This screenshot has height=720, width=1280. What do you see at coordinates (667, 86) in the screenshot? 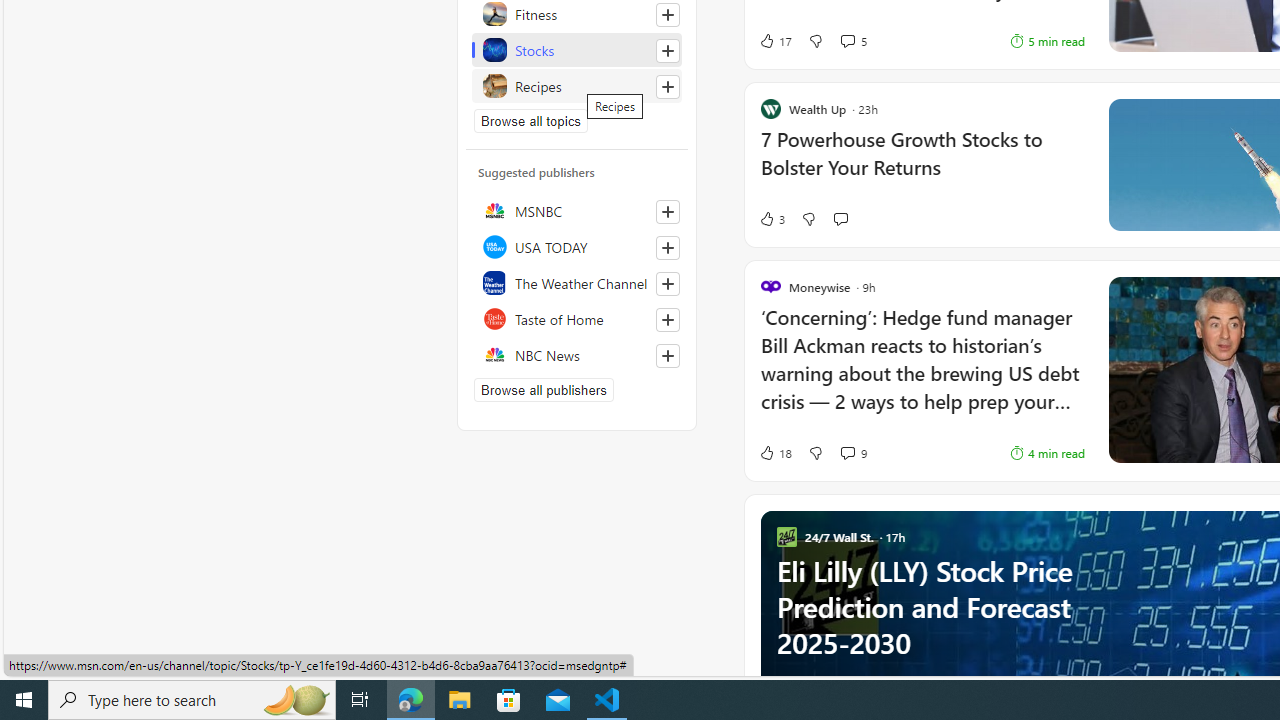
I see `'Follow this topic'` at bounding box center [667, 86].